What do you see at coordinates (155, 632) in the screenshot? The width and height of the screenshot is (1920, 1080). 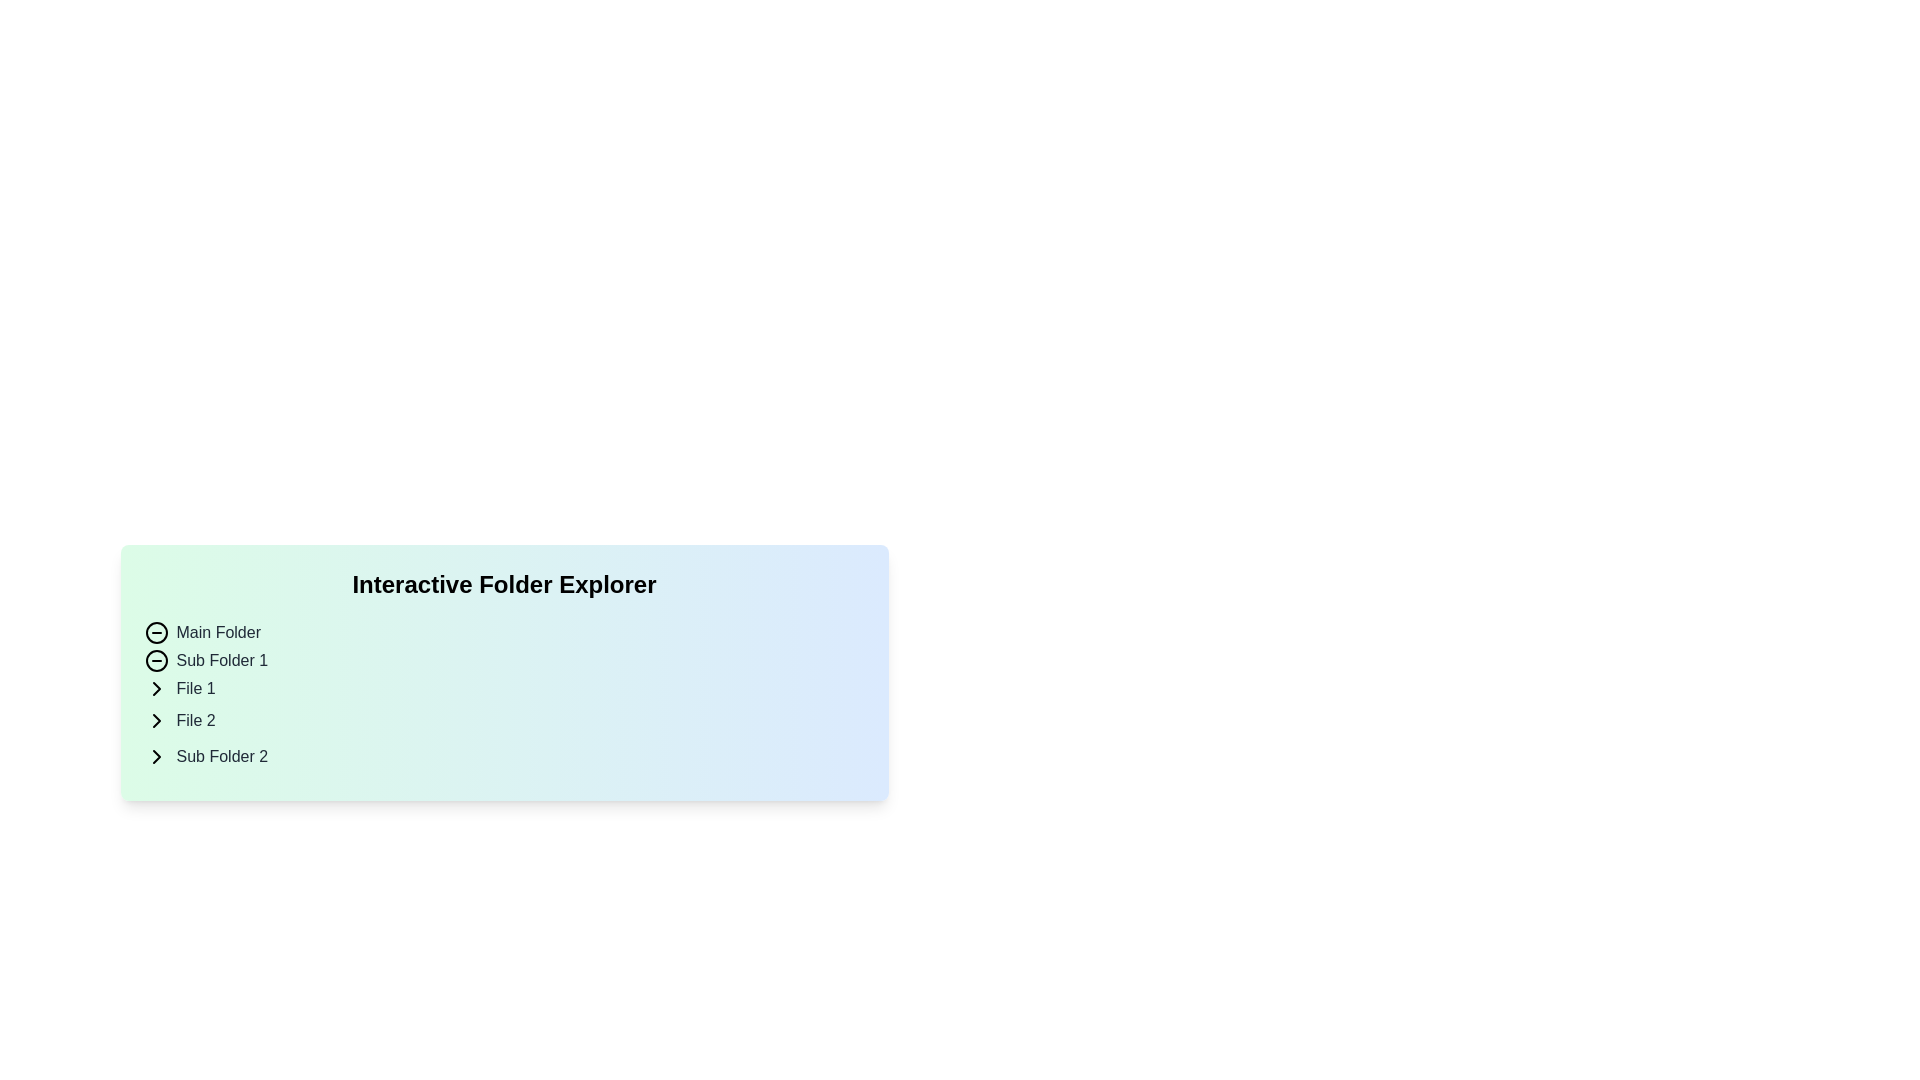 I see `the circular graphical element that indicates the expandable/collapsible state of the folder adjacent to the 'Sub Folder 1' label in the hierarchical list` at bounding box center [155, 632].